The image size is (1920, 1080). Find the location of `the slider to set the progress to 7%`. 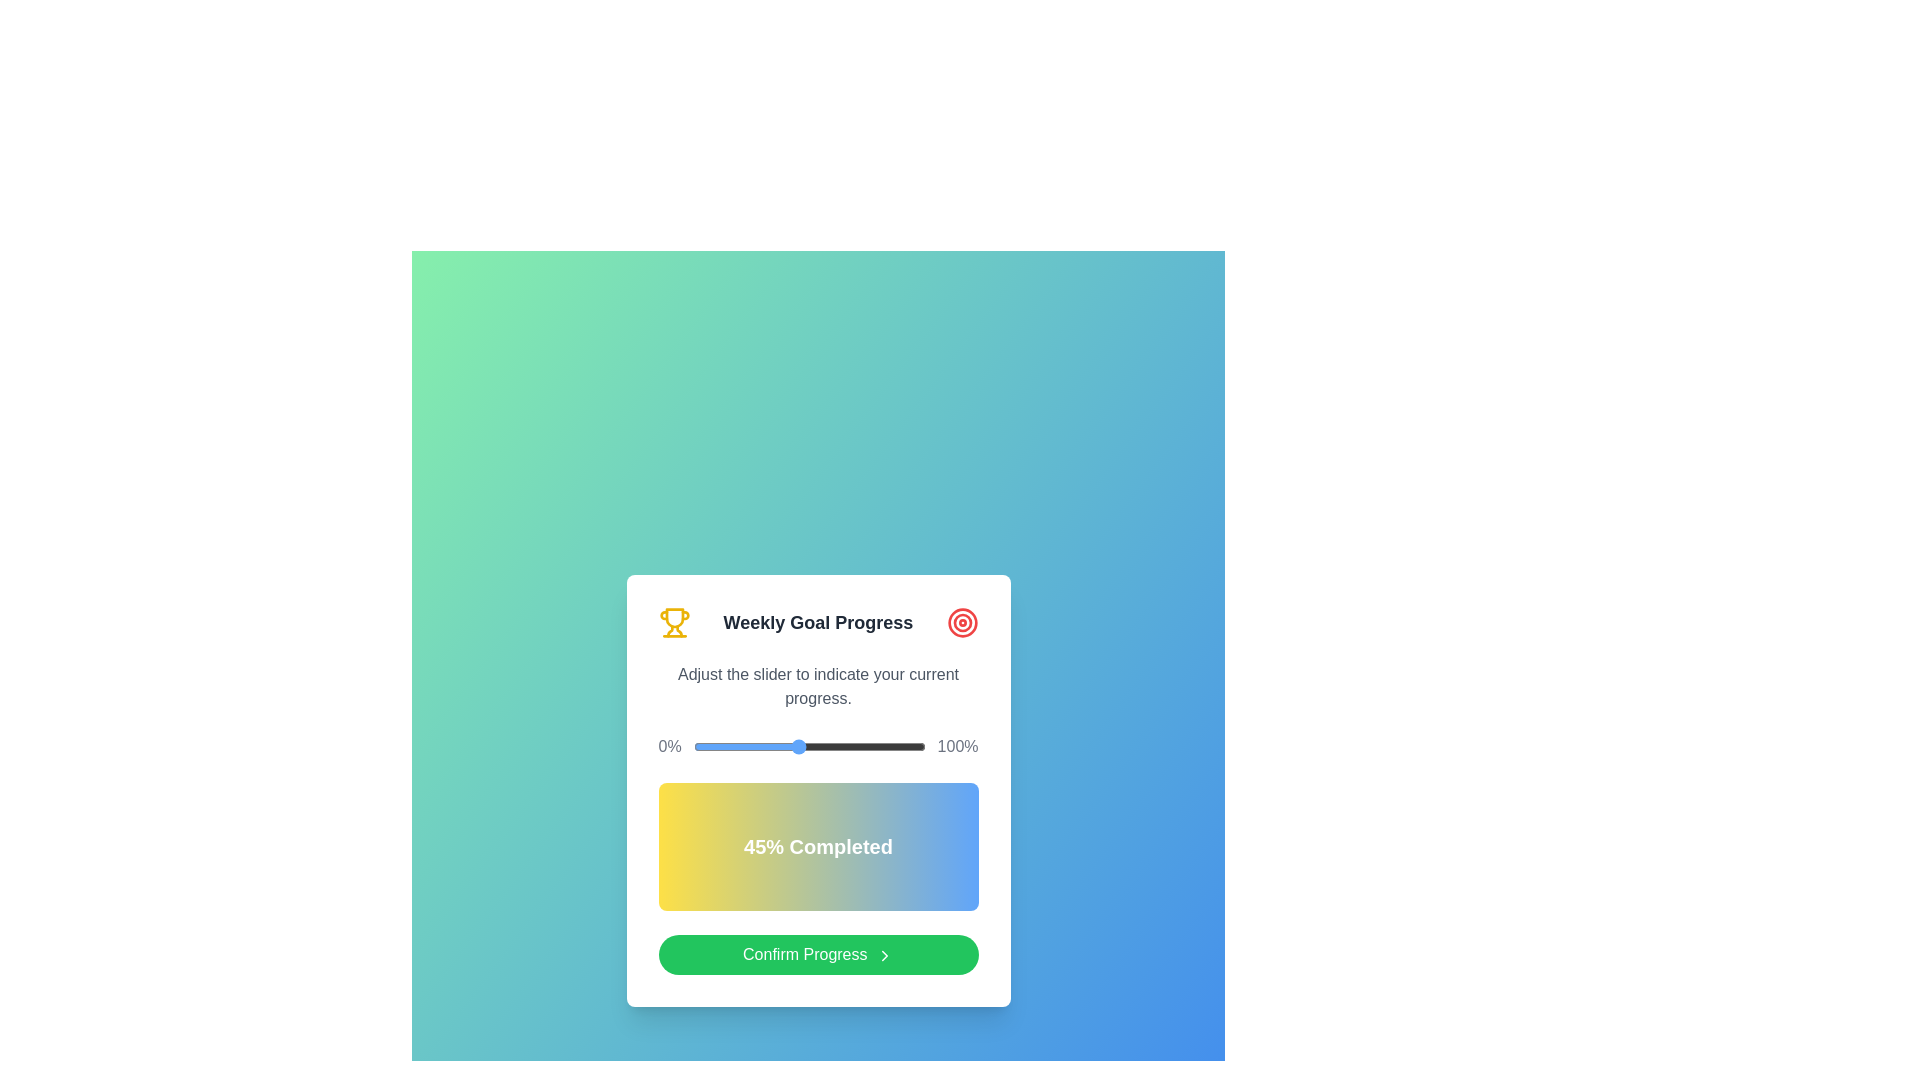

the slider to set the progress to 7% is located at coordinates (709, 747).